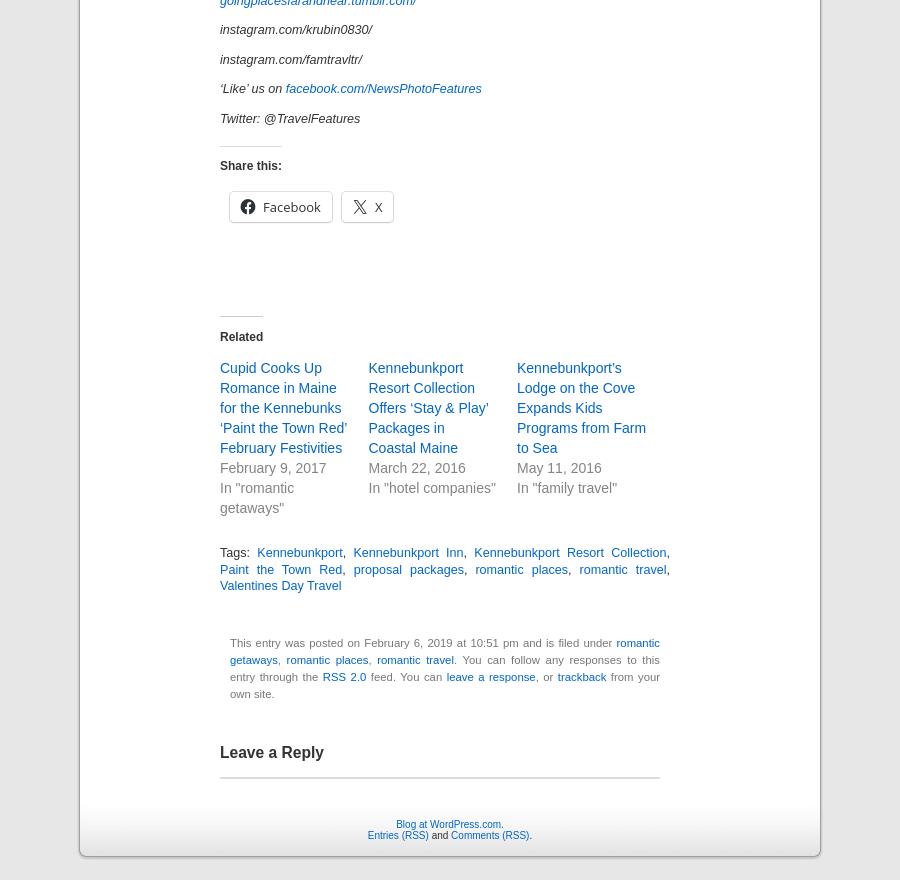 The height and width of the screenshot is (880, 900). I want to click on 'facebook.com/NewsPhotoFeatures', so click(383, 87).